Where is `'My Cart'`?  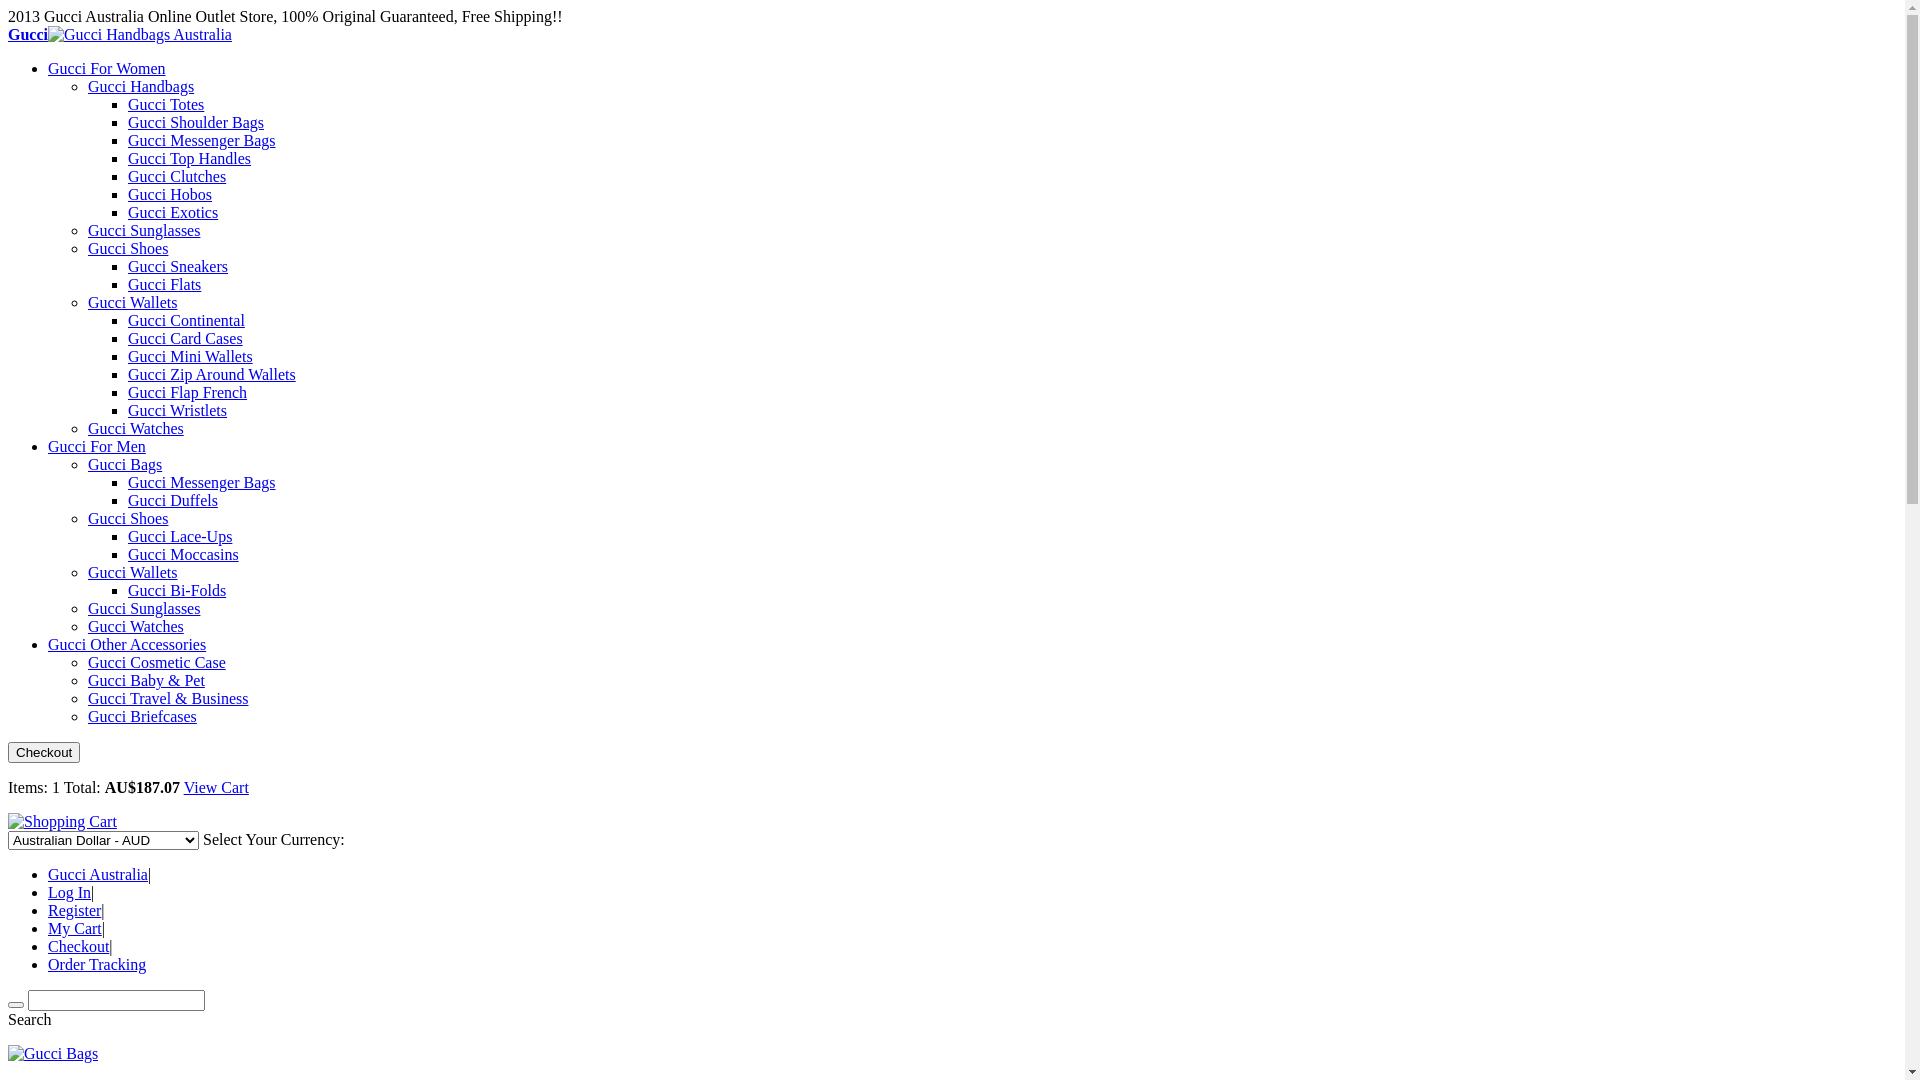 'My Cart' is located at coordinates (75, 928).